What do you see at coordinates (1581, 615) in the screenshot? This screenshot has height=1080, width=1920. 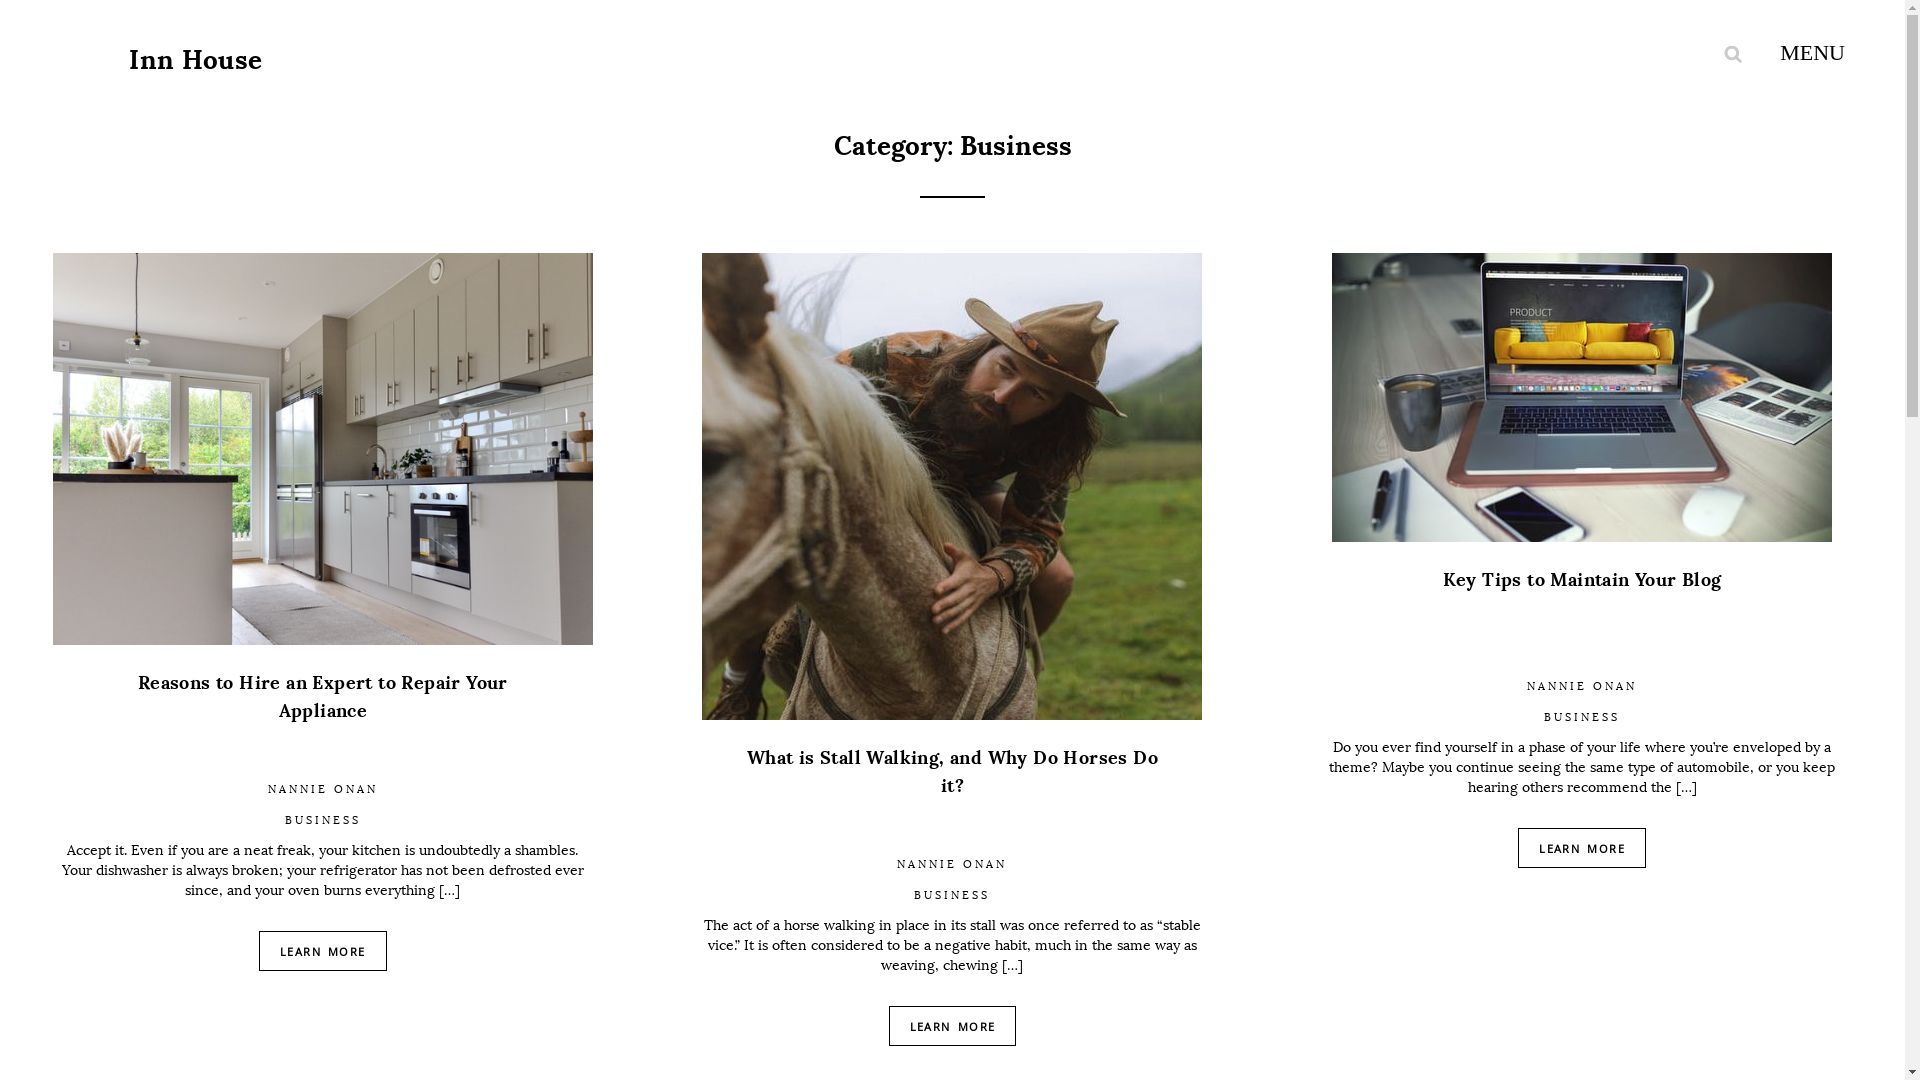 I see `'Key Tips to Maintain Your Blog'` at bounding box center [1581, 615].